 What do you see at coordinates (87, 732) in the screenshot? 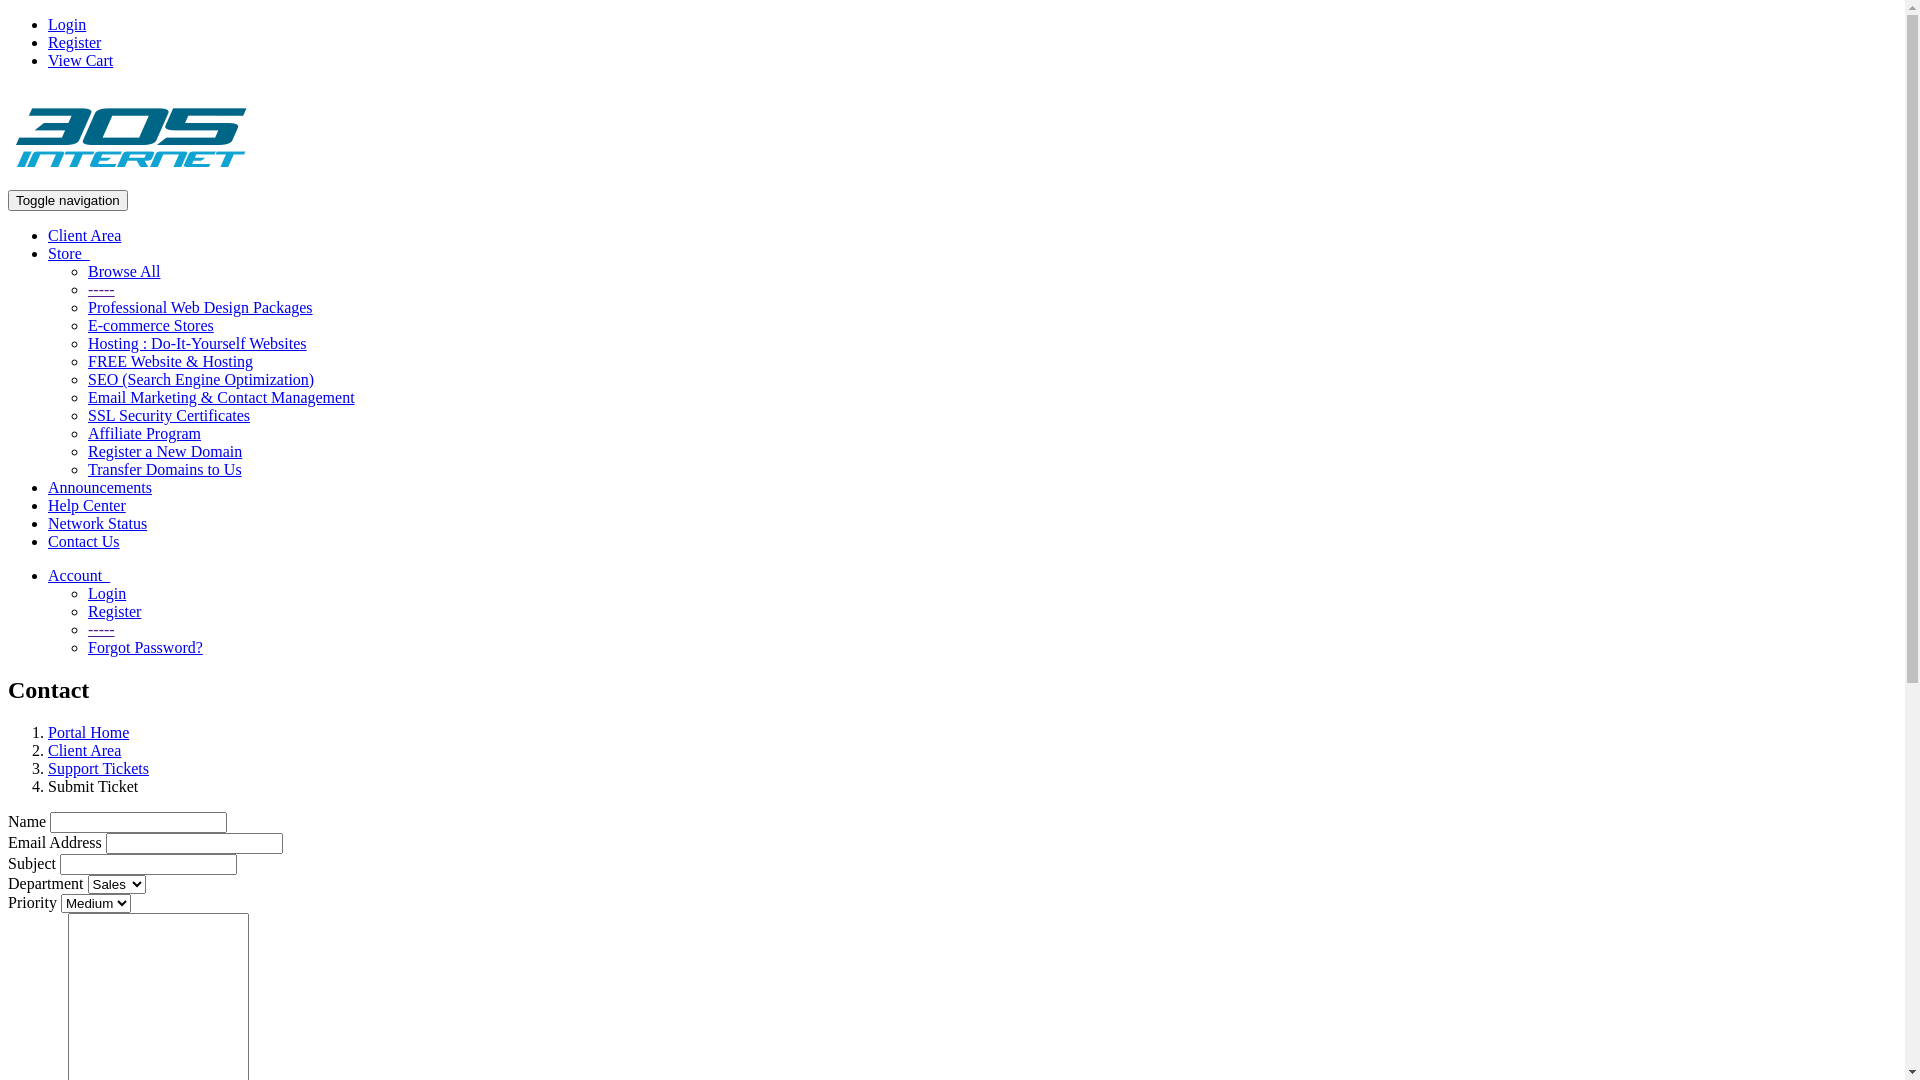
I see `'Portal Home'` at bounding box center [87, 732].